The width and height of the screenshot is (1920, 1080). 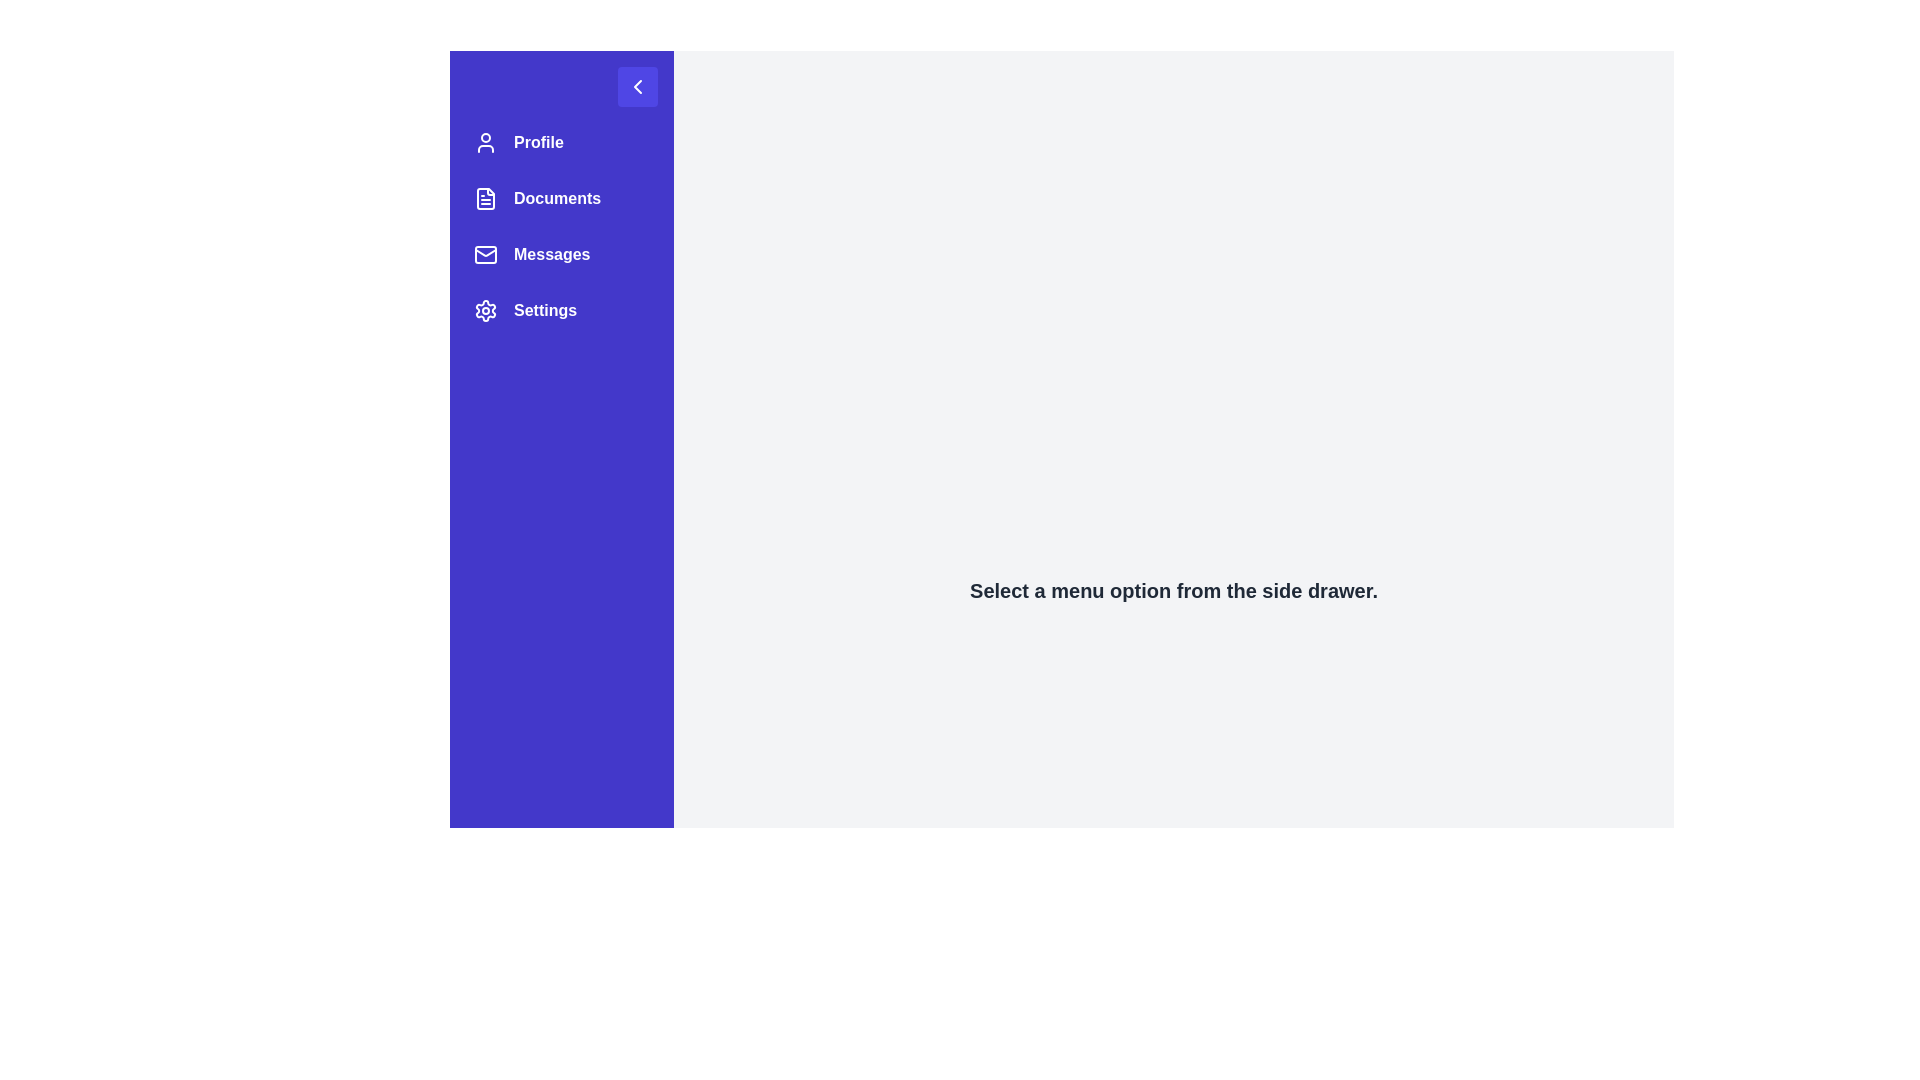 What do you see at coordinates (560, 226) in the screenshot?
I see `the Navigation menu element` at bounding box center [560, 226].